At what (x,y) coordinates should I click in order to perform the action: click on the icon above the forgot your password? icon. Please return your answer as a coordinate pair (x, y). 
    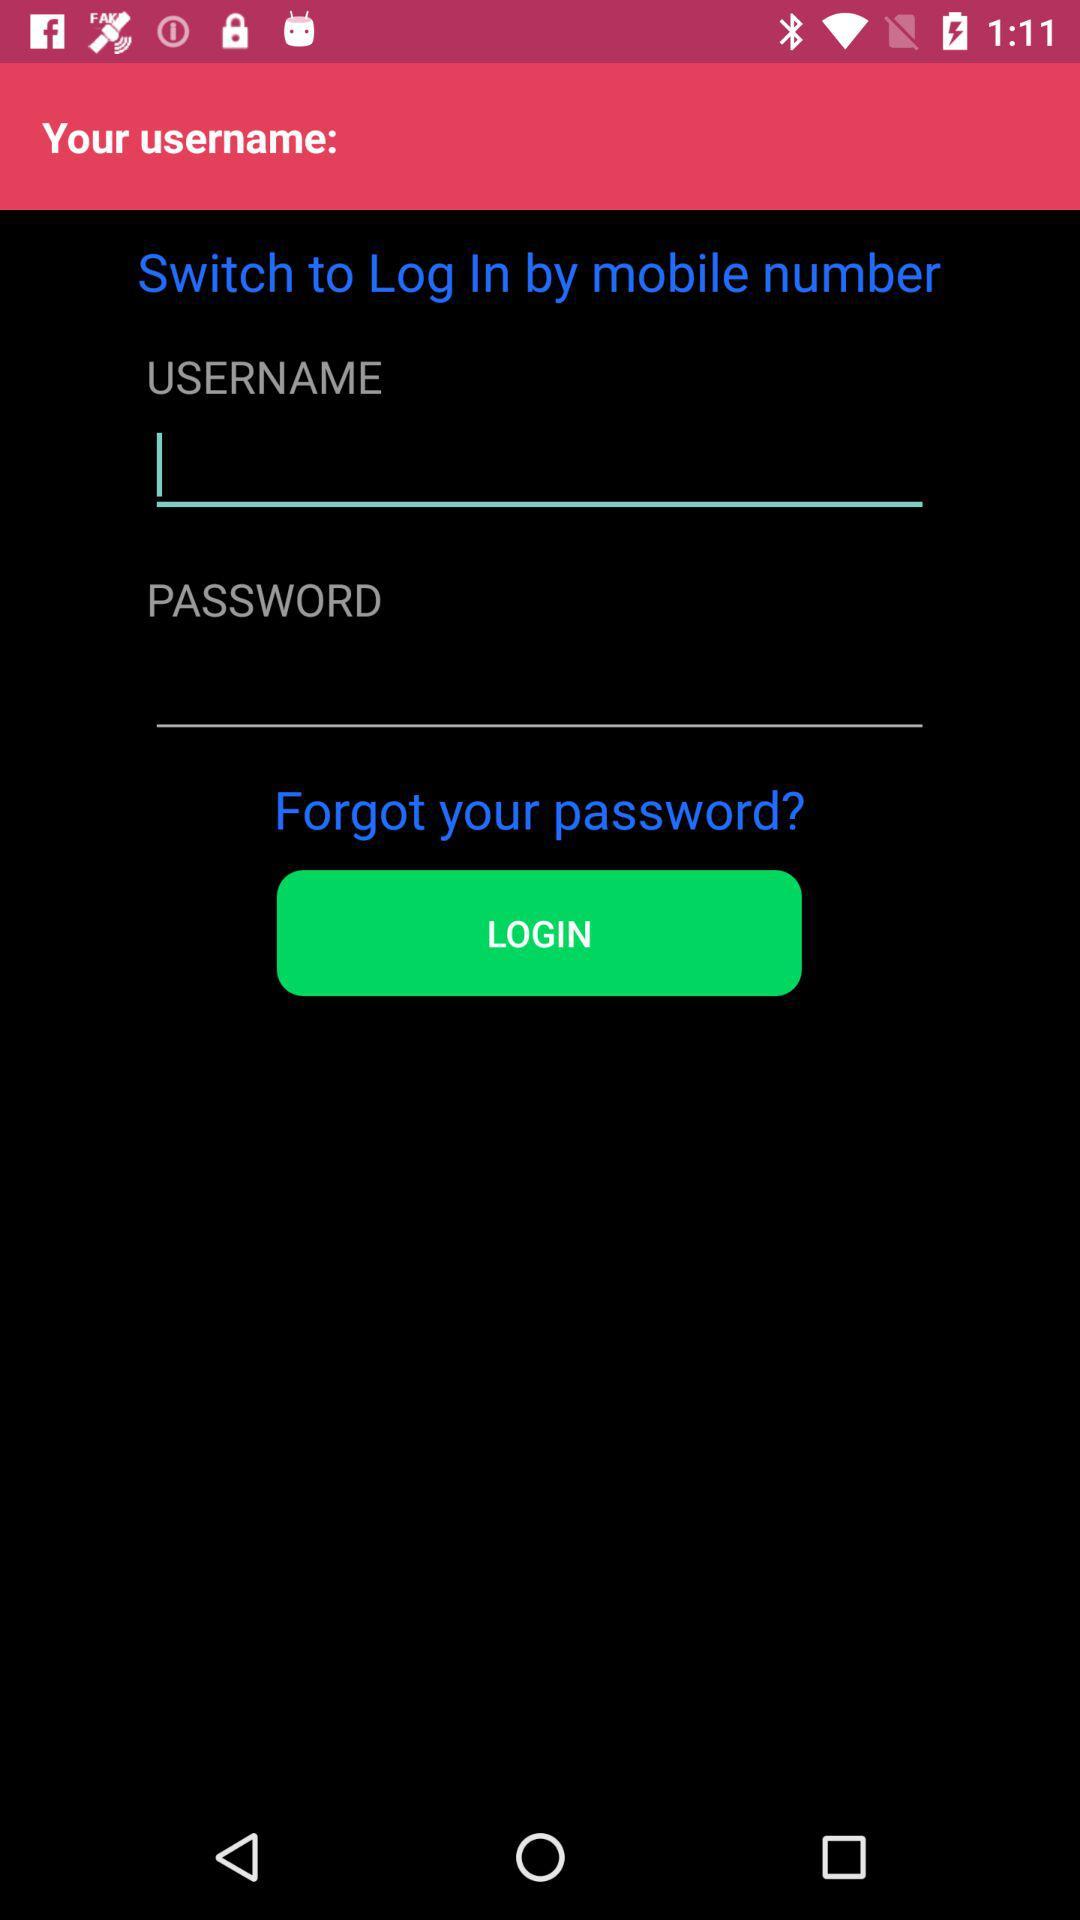
    Looking at the image, I should click on (538, 688).